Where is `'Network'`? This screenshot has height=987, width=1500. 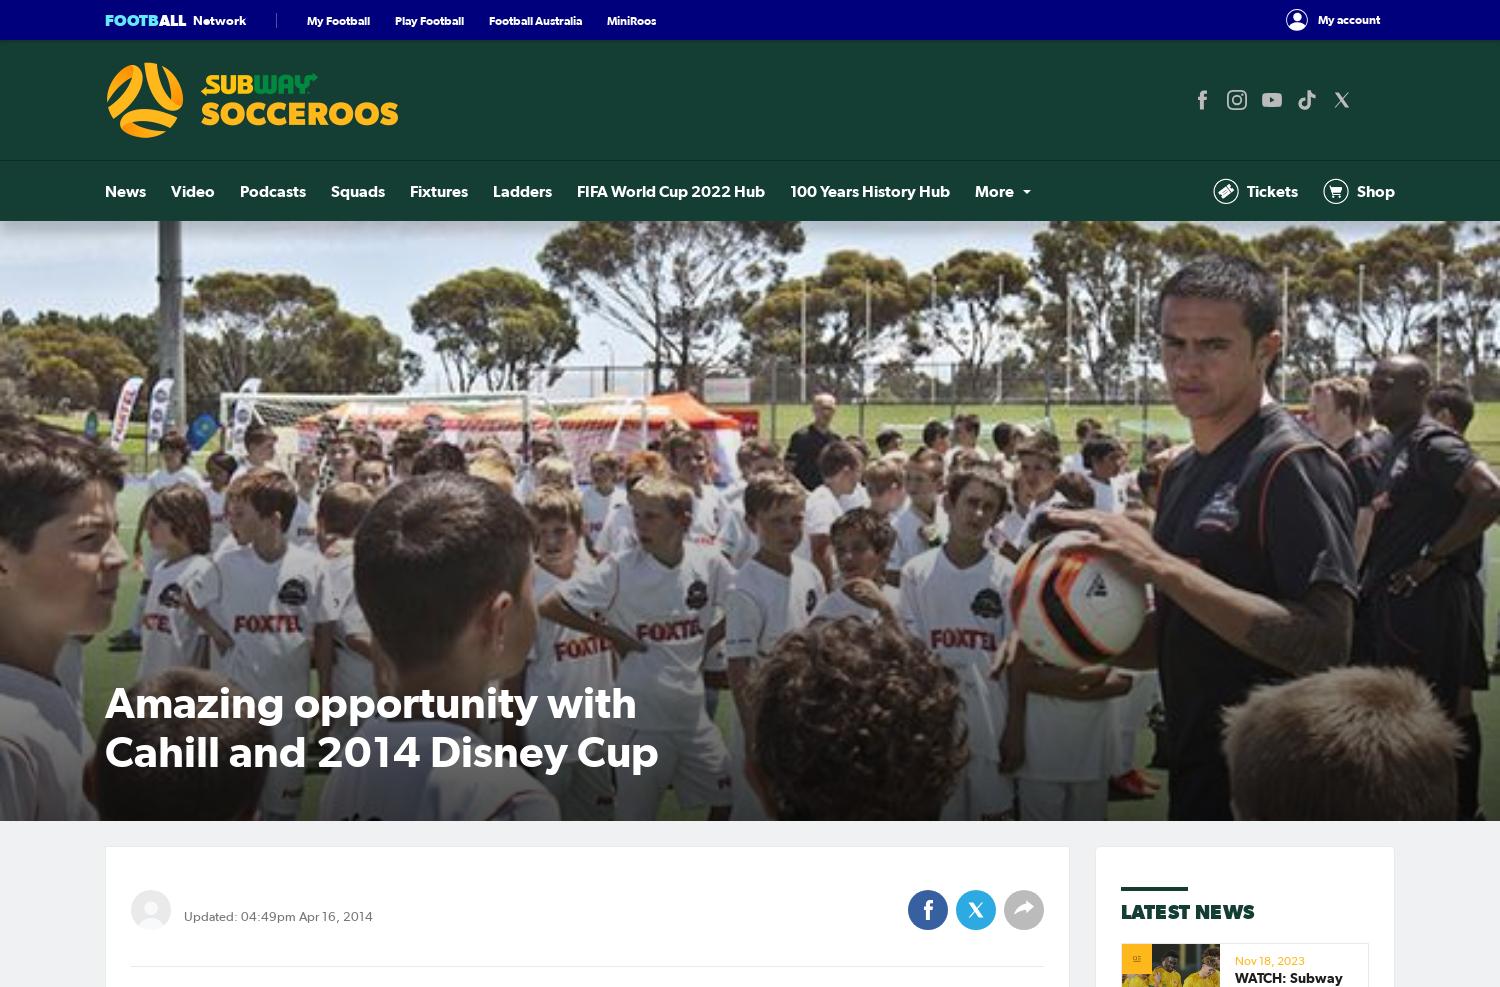
'Network' is located at coordinates (218, 18).